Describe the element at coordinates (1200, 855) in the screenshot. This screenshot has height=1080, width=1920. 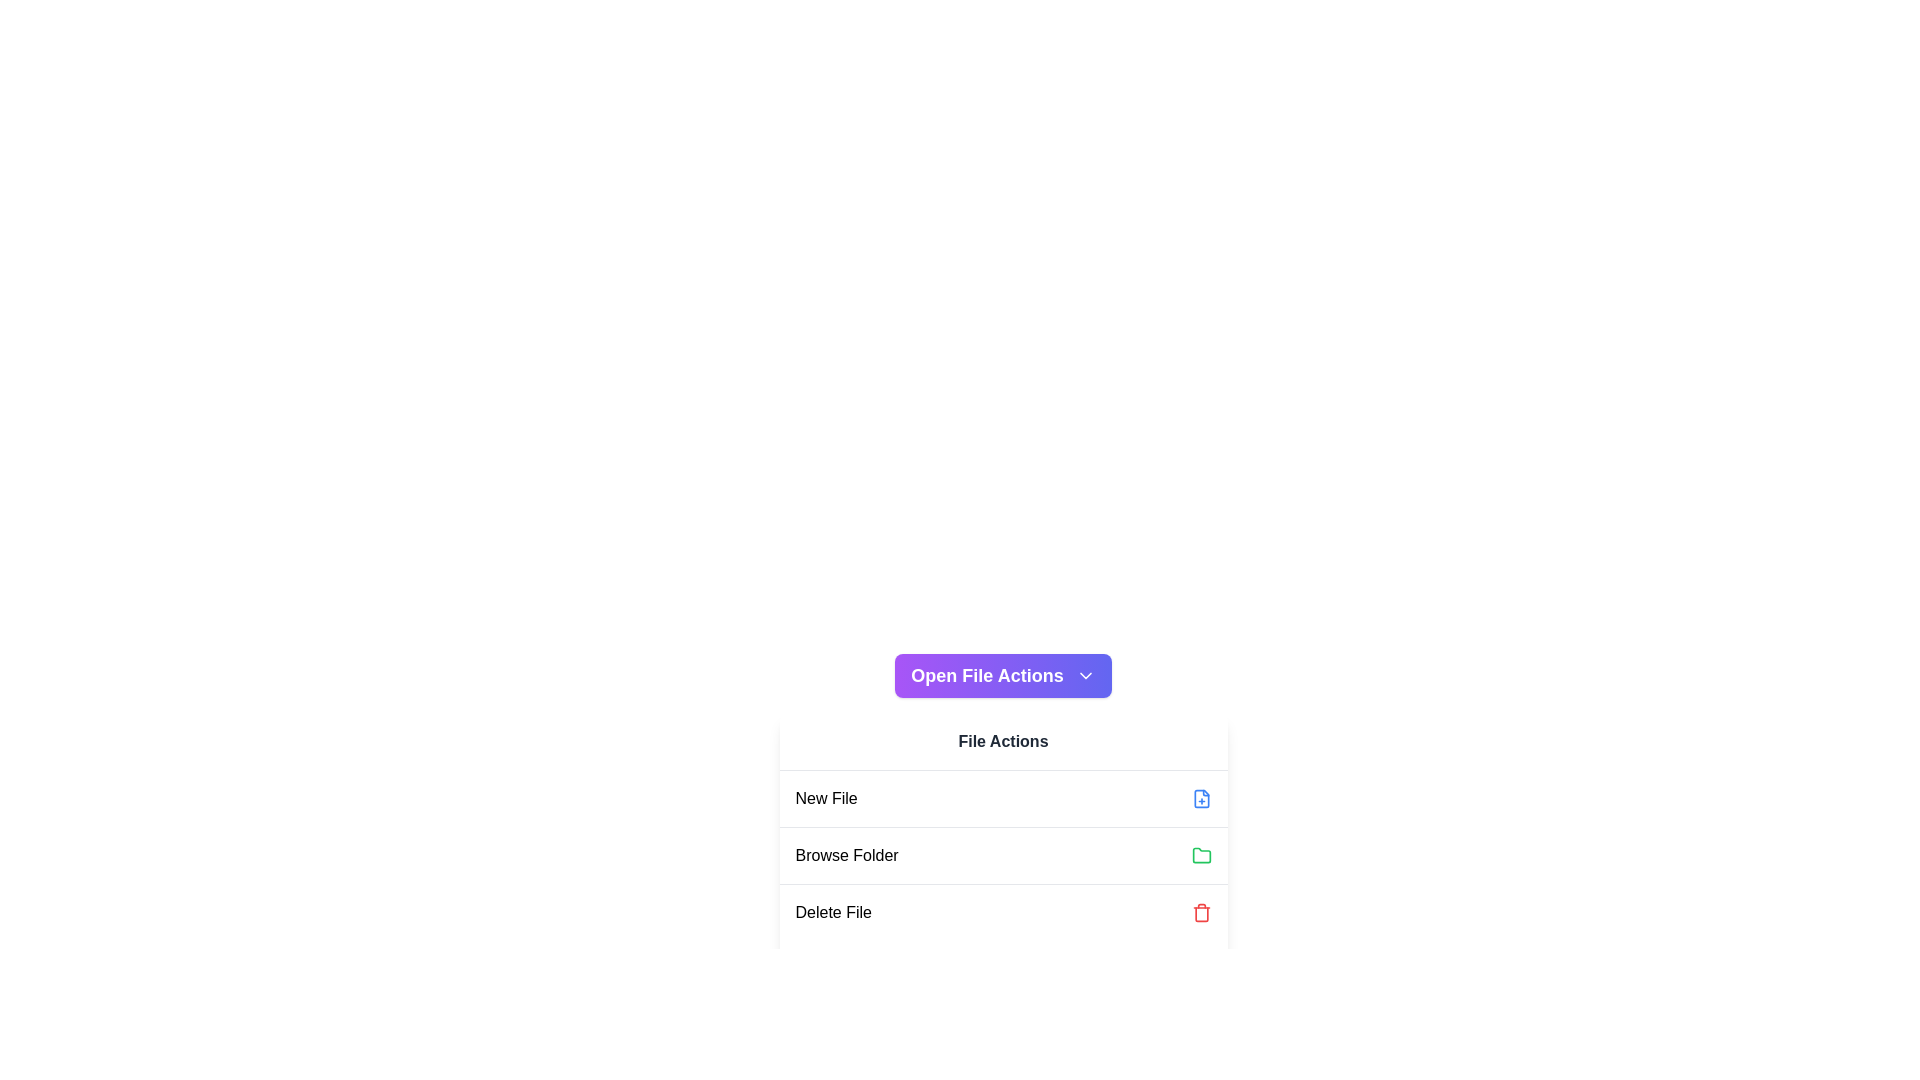
I see `the green folder icon located to the right of the text 'Browse Folder'` at that location.